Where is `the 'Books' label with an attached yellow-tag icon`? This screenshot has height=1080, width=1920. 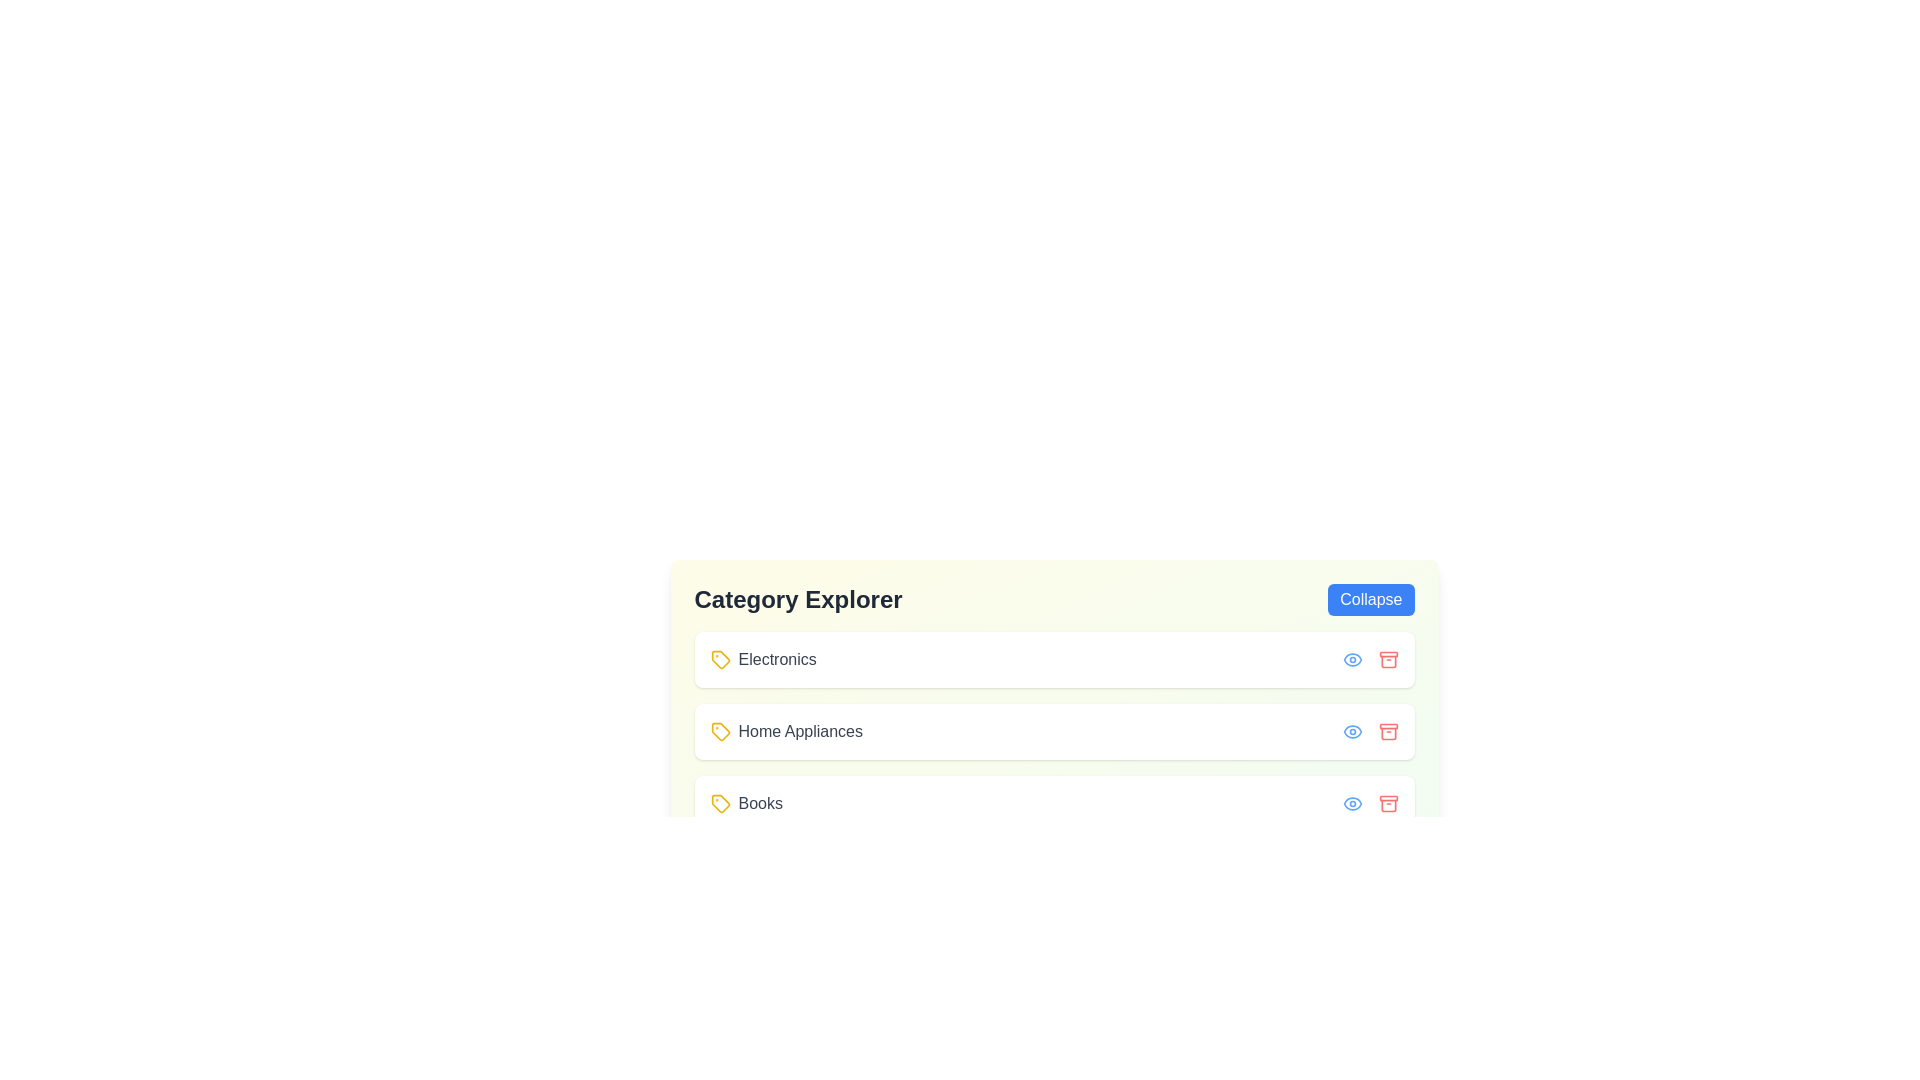 the 'Books' label with an attached yellow-tag icon is located at coordinates (745, 802).